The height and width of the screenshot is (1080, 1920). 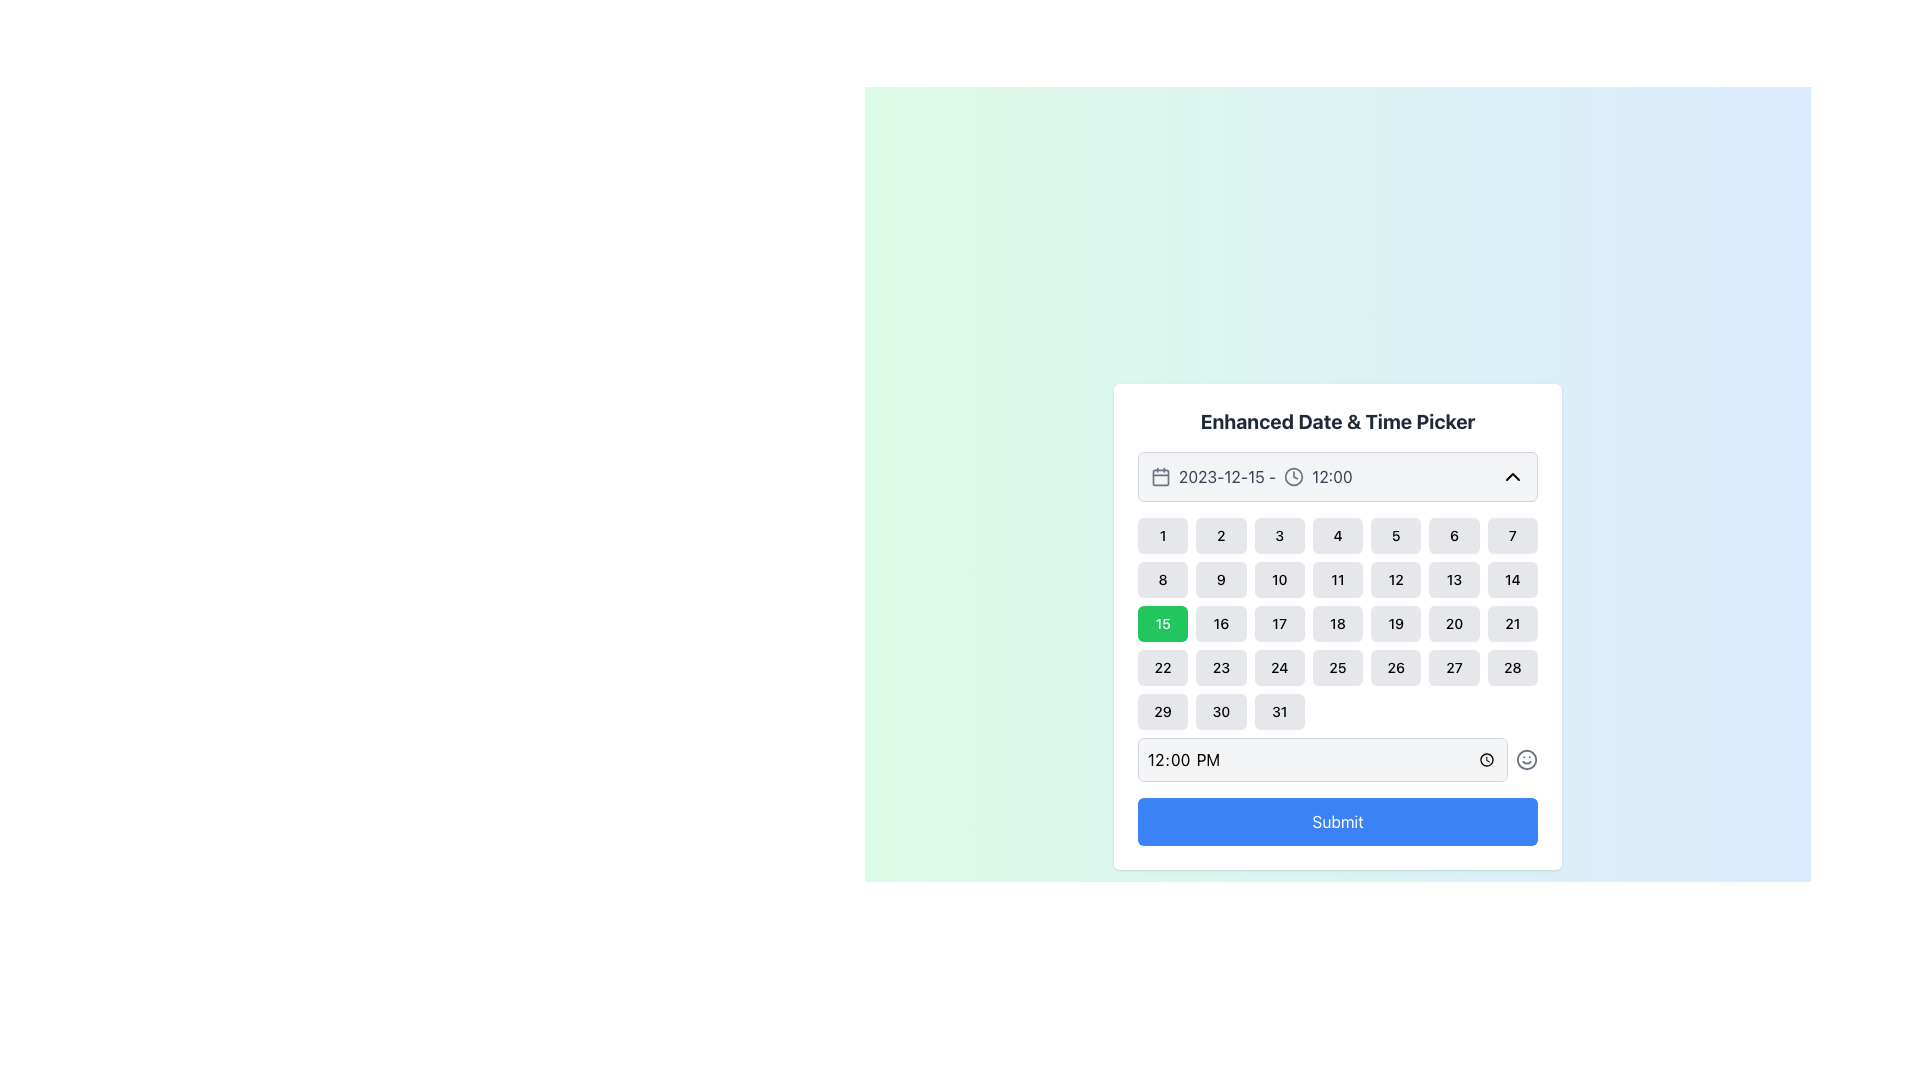 What do you see at coordinates (1163, 711) in the screenshot?
I see `the button representing day 29 in the calendar interface` at bounding box center [1163, 711].